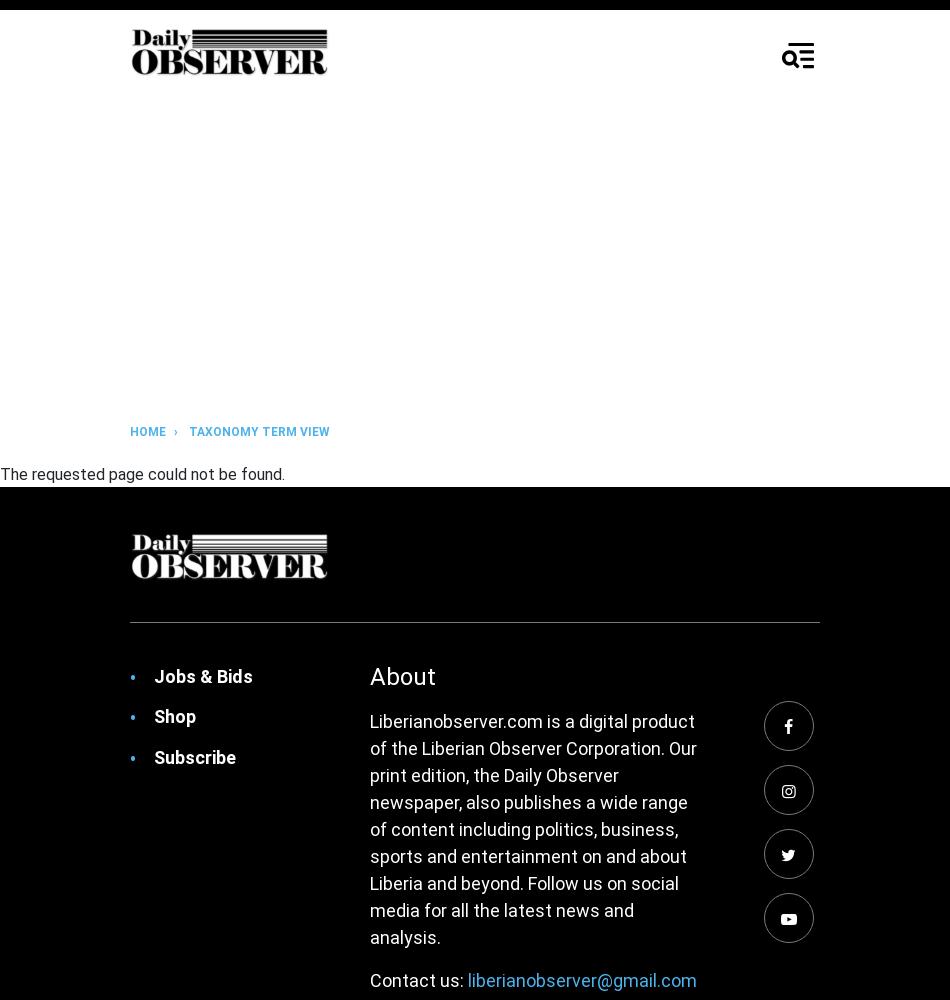  I want to click on 'Jobs & Bids', so click(203, 676).